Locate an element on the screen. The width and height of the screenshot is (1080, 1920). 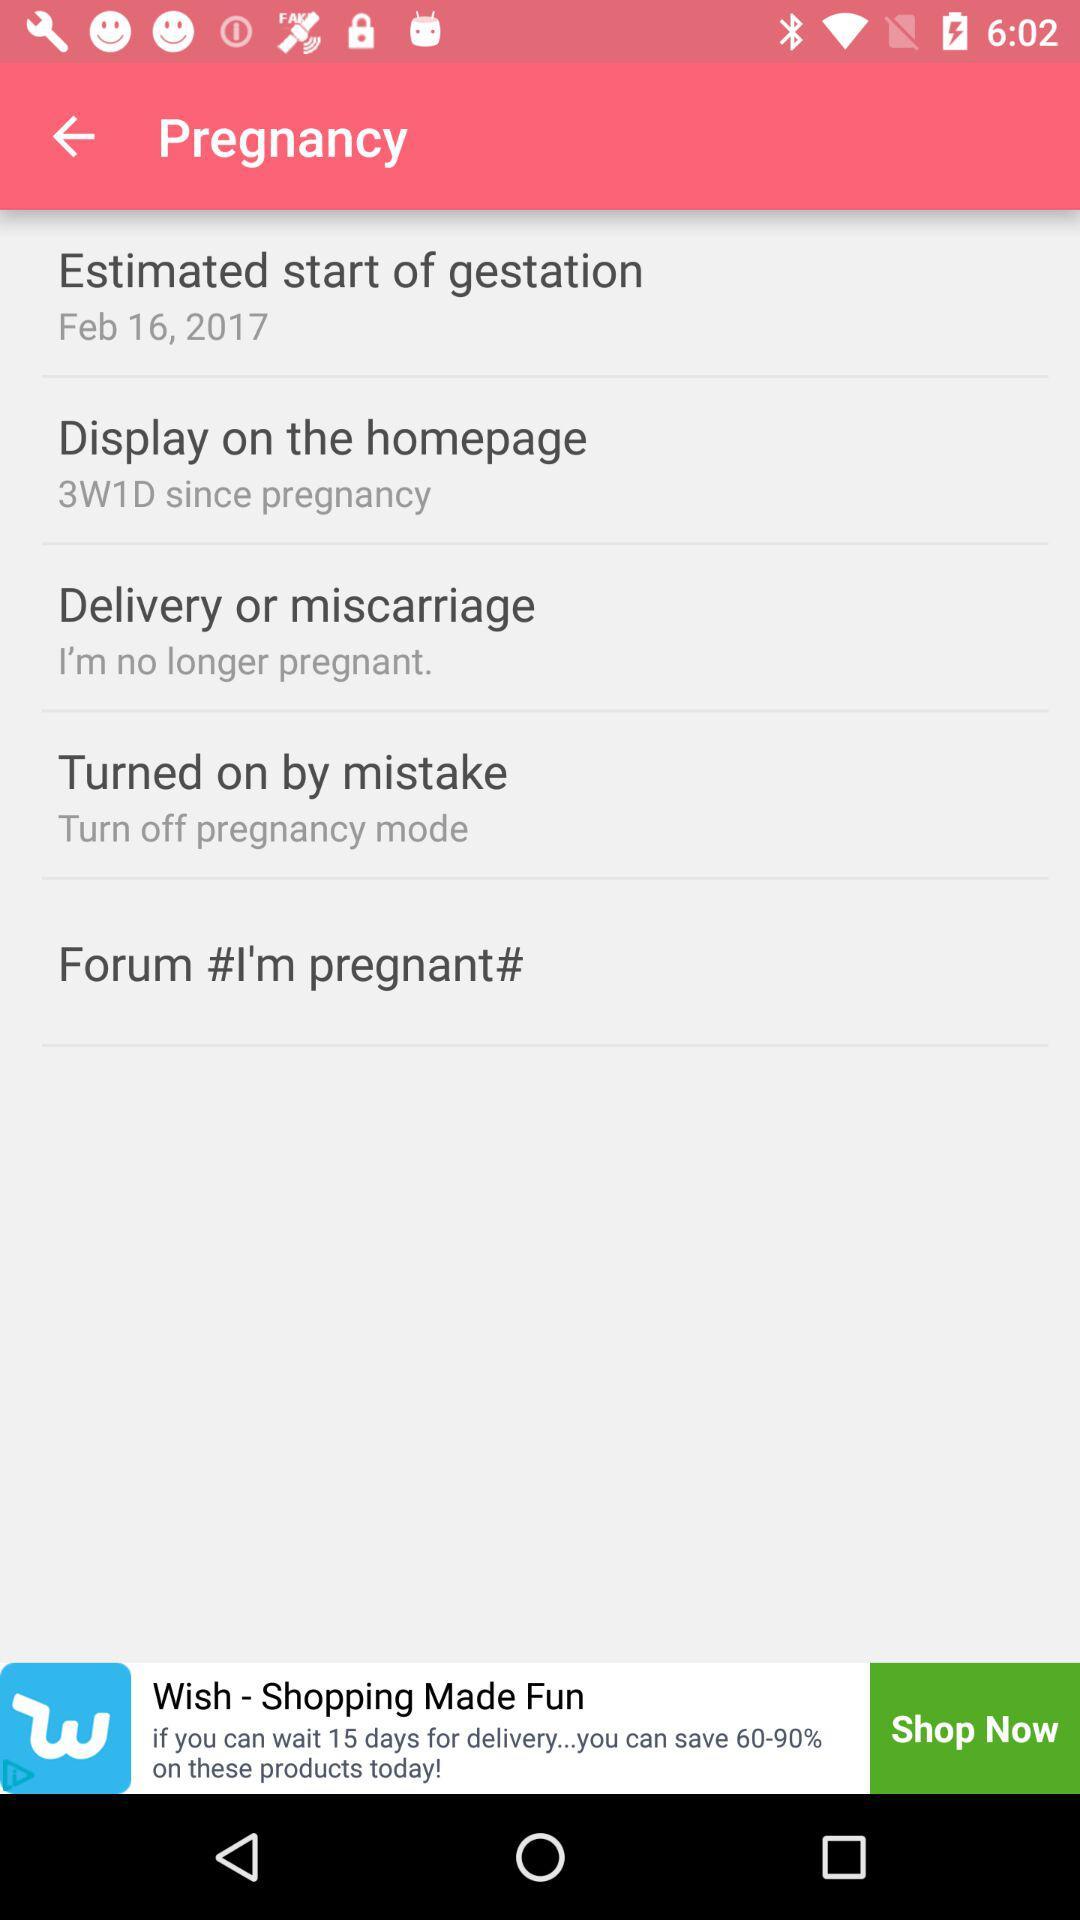
turned on by item is located at coordinates (321, 769).